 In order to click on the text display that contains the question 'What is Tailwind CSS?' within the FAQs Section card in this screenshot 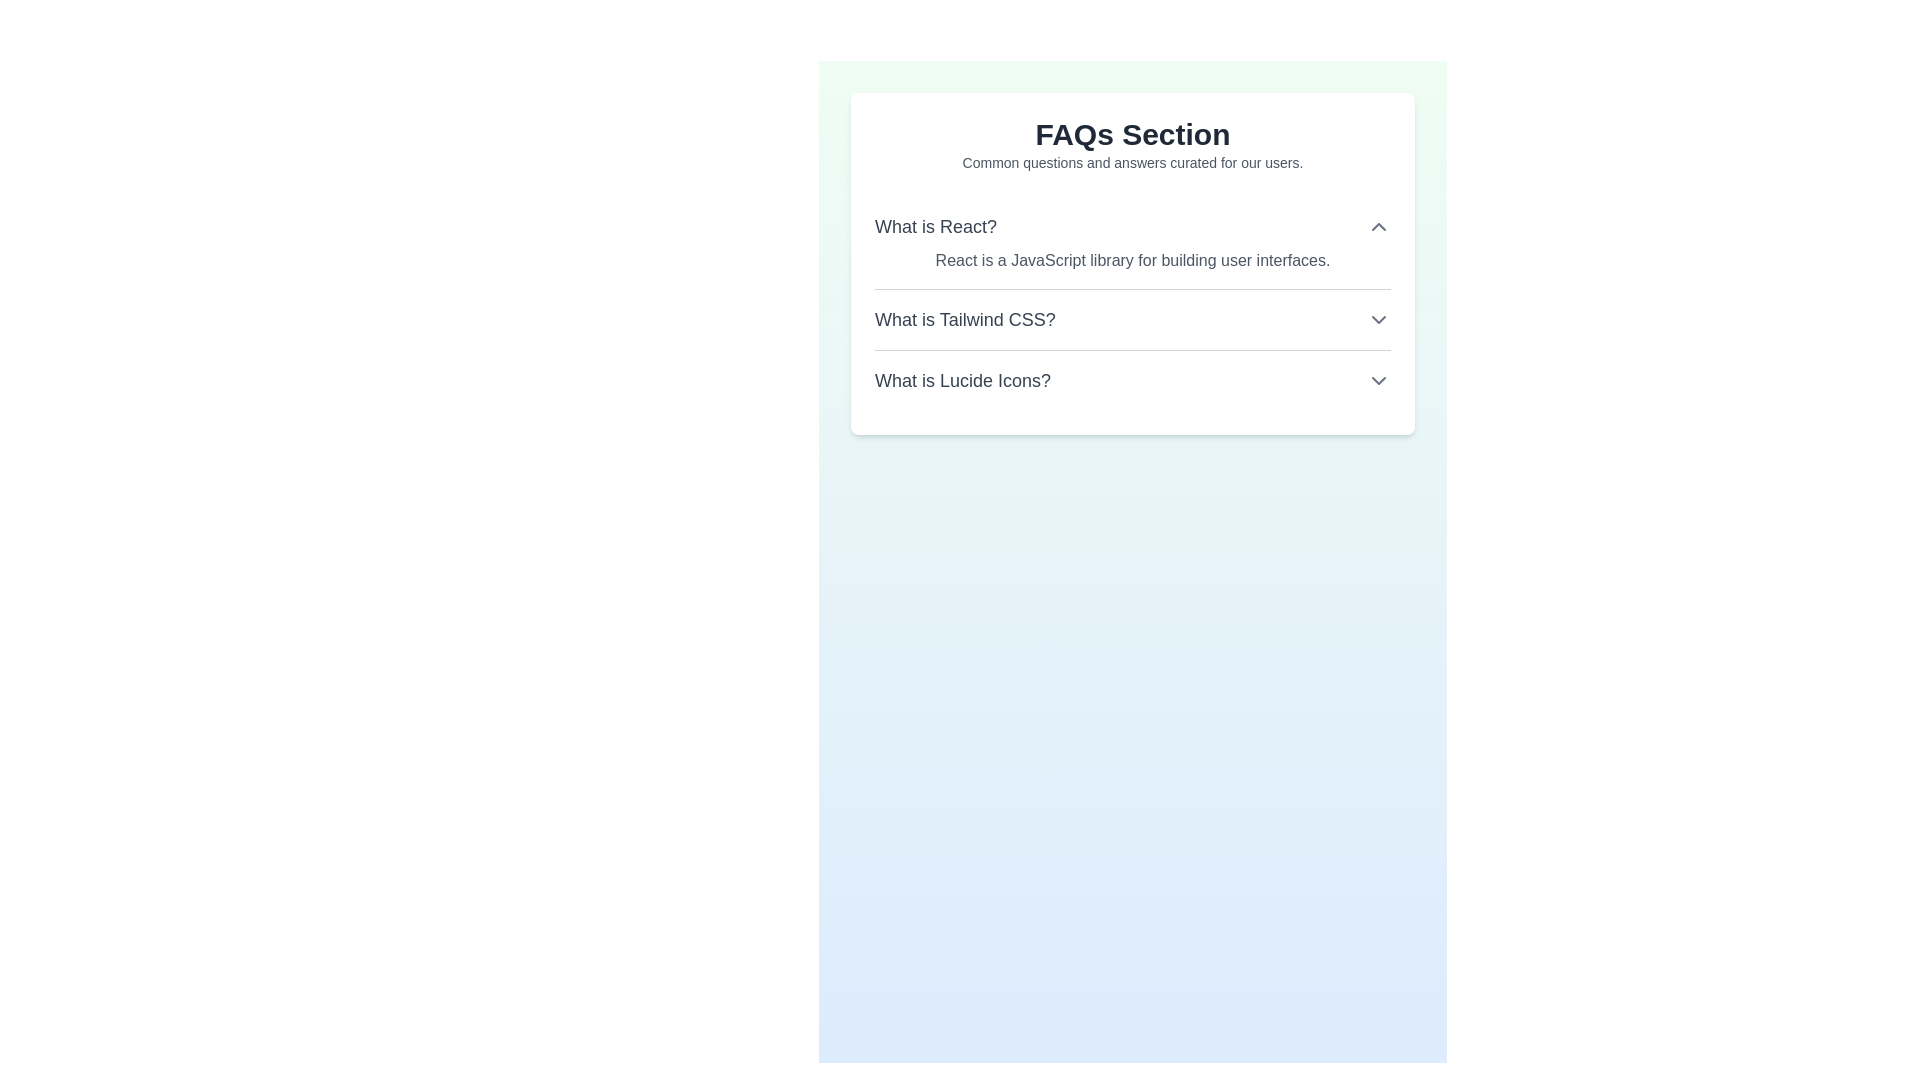, I will do `click(965, 319)`.